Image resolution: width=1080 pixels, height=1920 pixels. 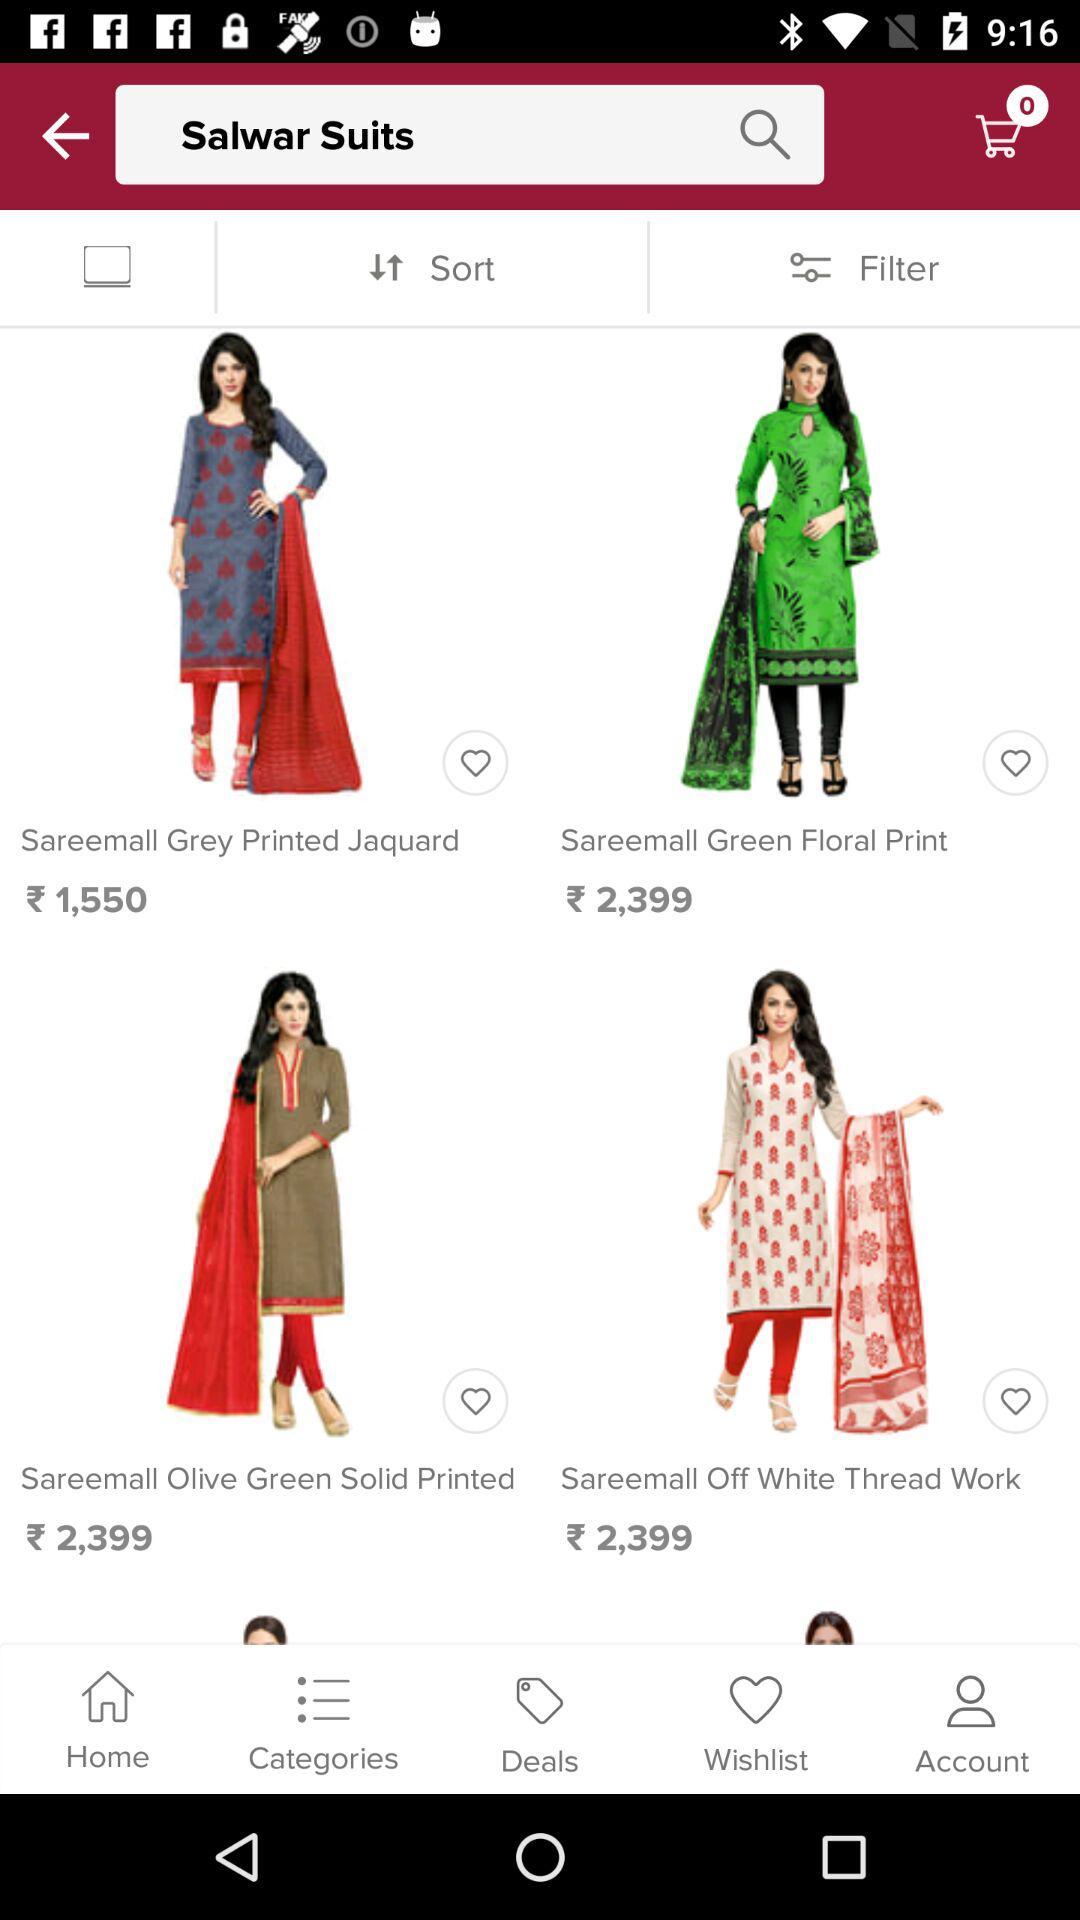 What do you see at coordinates (64, 135) in the screenshot?
I see `go back` at bounding box center [64, 135].